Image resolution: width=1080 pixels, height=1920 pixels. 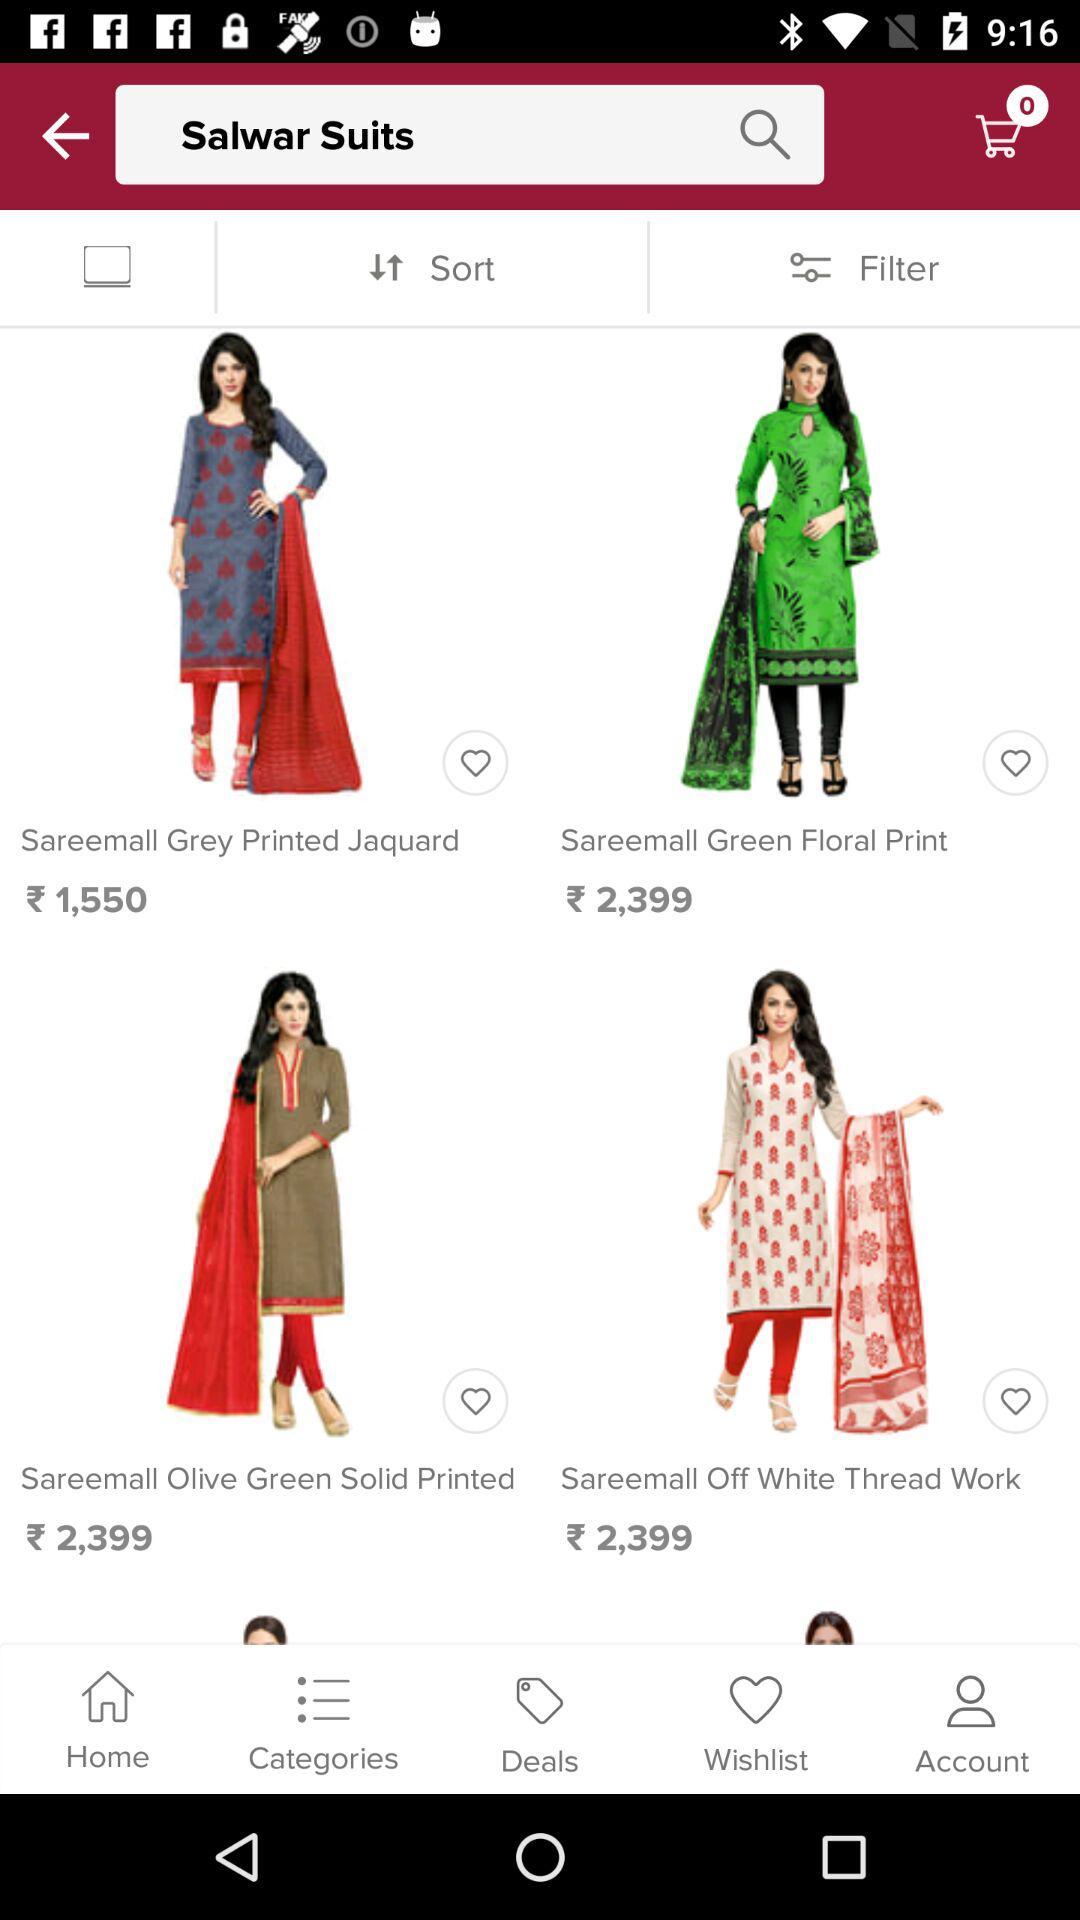 What do you see at coordinates (64, 135) in the screenshot?
I see `go back` at bounding box center [64, 135].